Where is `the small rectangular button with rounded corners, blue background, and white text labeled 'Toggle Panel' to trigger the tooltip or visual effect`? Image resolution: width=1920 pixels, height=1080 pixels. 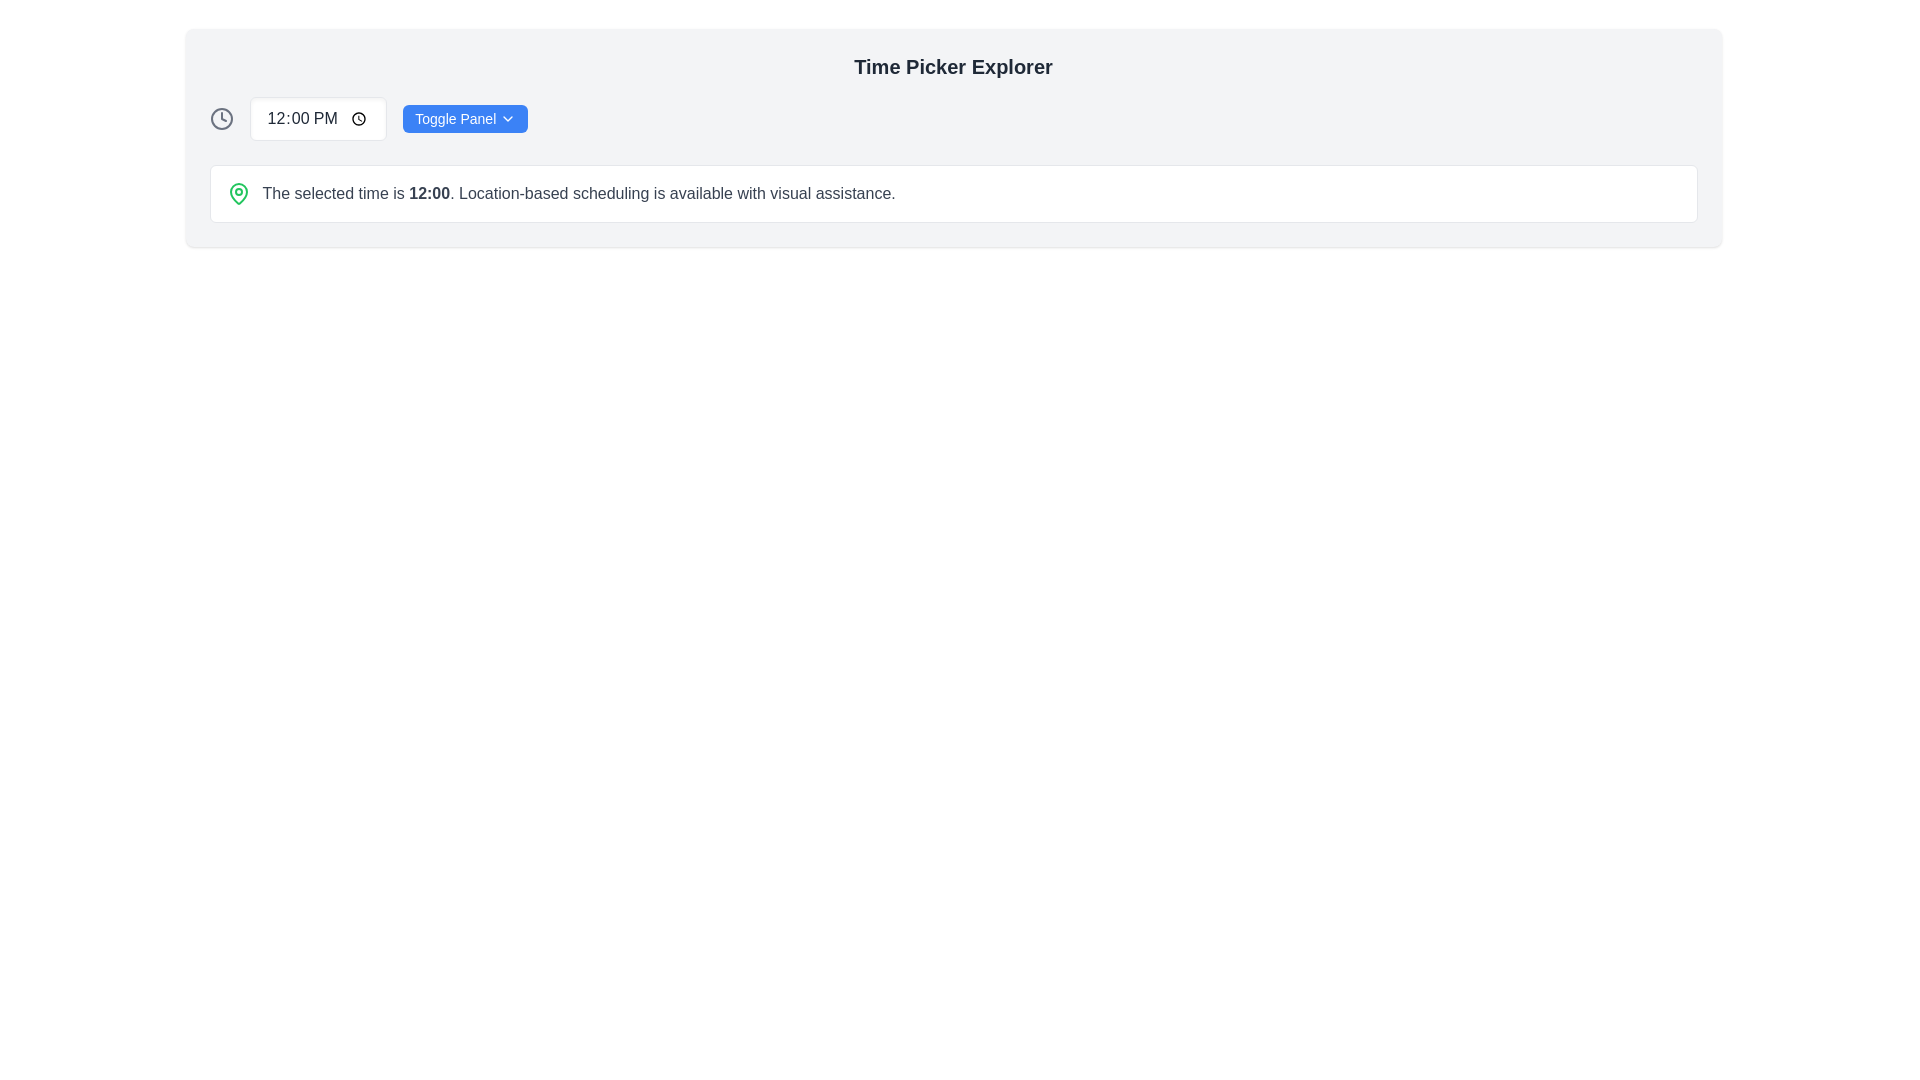 the small rectangular button with rounded corners, blue background, and white text labeled 'Toggle Panel' to trigger the tooltip or visual effect is located at coordinates (464, 119).